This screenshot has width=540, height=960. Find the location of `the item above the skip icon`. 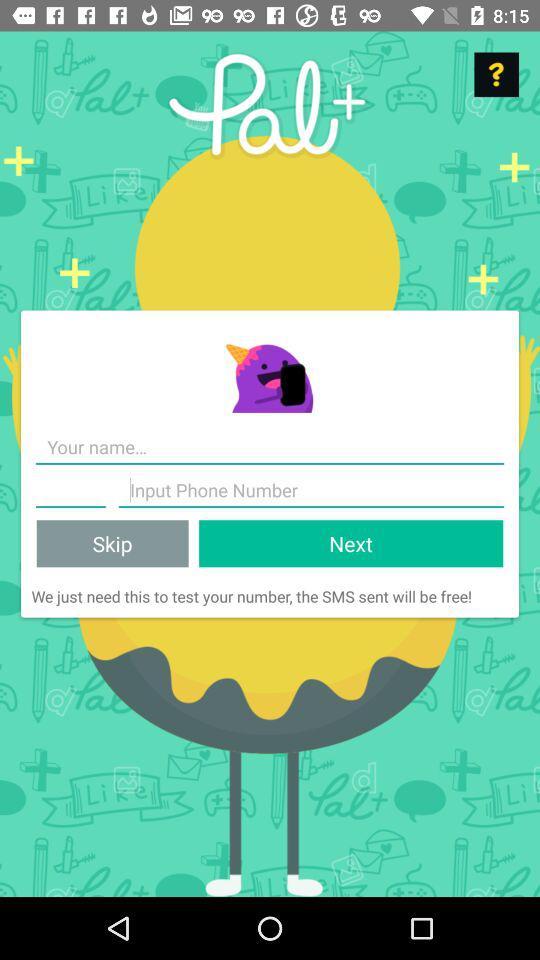

the item above the skip icon is located at coordinates (69, 489).